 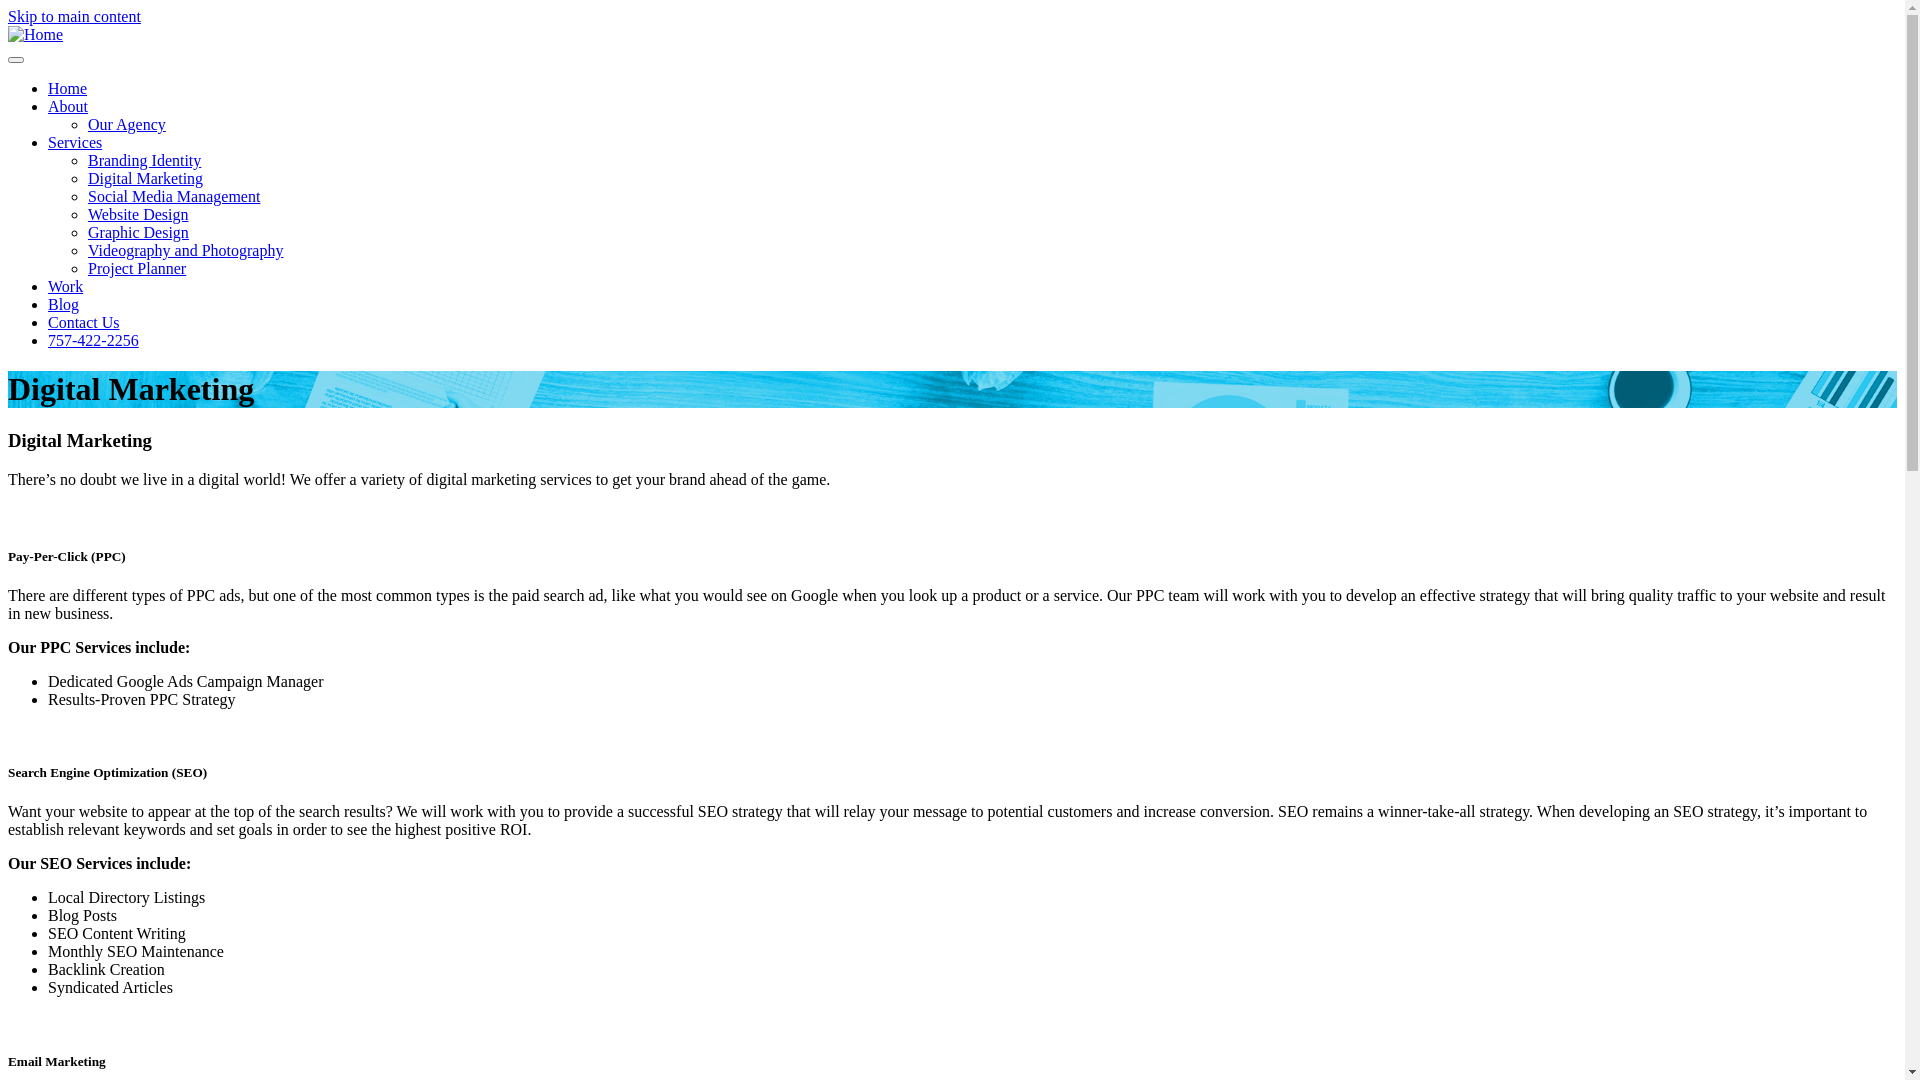 I want to click on 'Work', so click(x=65, y=286).